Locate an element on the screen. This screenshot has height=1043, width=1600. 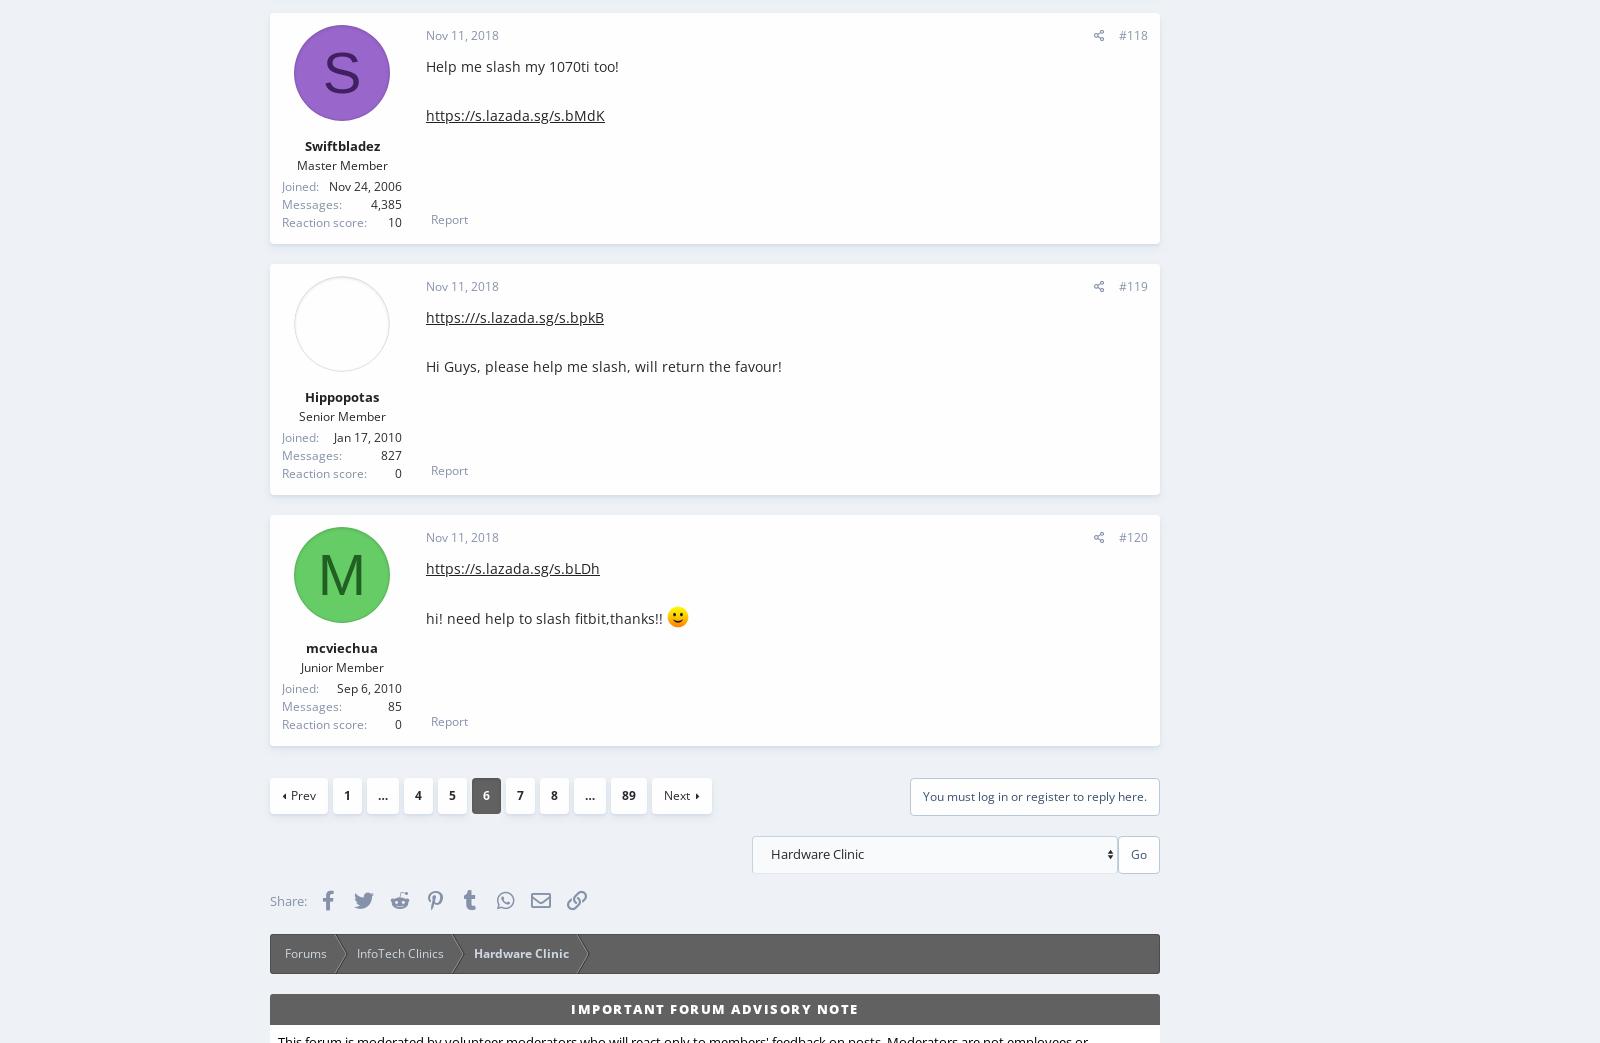
'Senior Member' is located at coordinates (341, 415).